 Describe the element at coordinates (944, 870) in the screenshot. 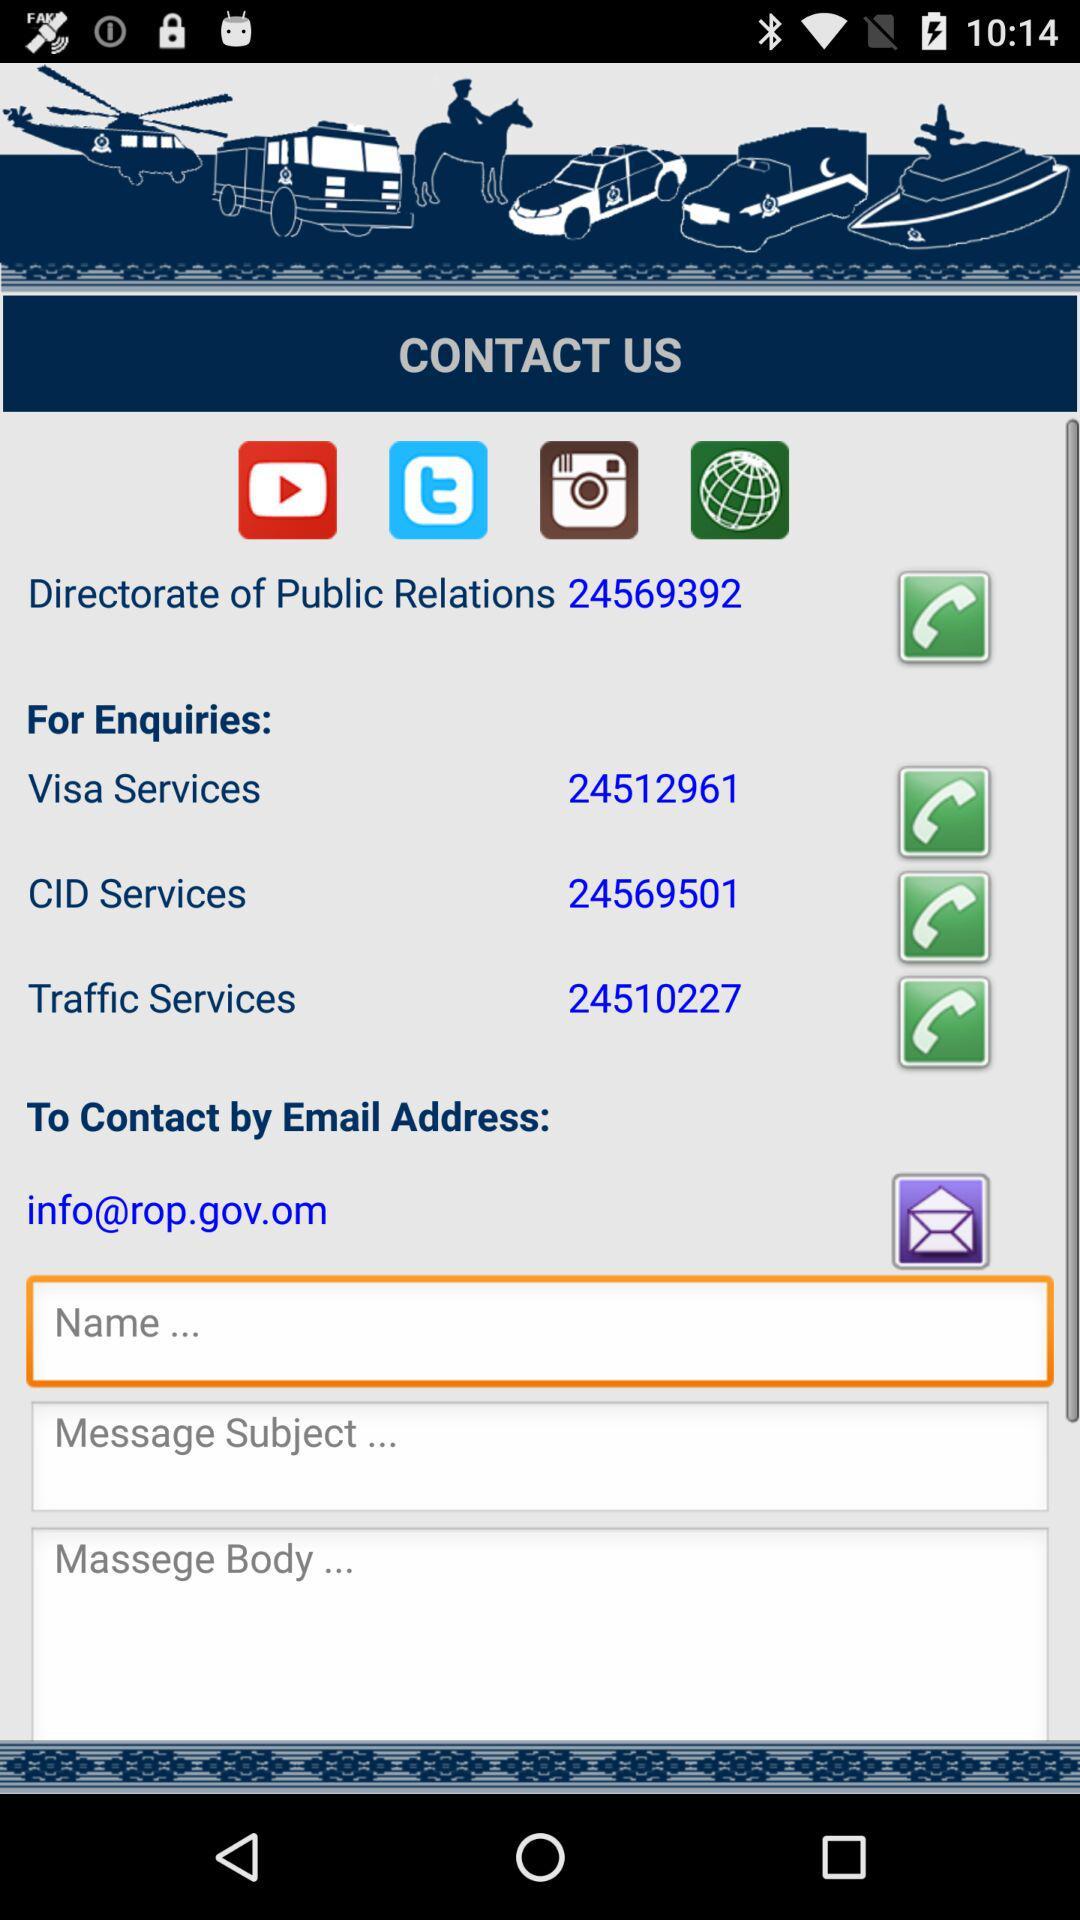

I see `the call icon` at that location.